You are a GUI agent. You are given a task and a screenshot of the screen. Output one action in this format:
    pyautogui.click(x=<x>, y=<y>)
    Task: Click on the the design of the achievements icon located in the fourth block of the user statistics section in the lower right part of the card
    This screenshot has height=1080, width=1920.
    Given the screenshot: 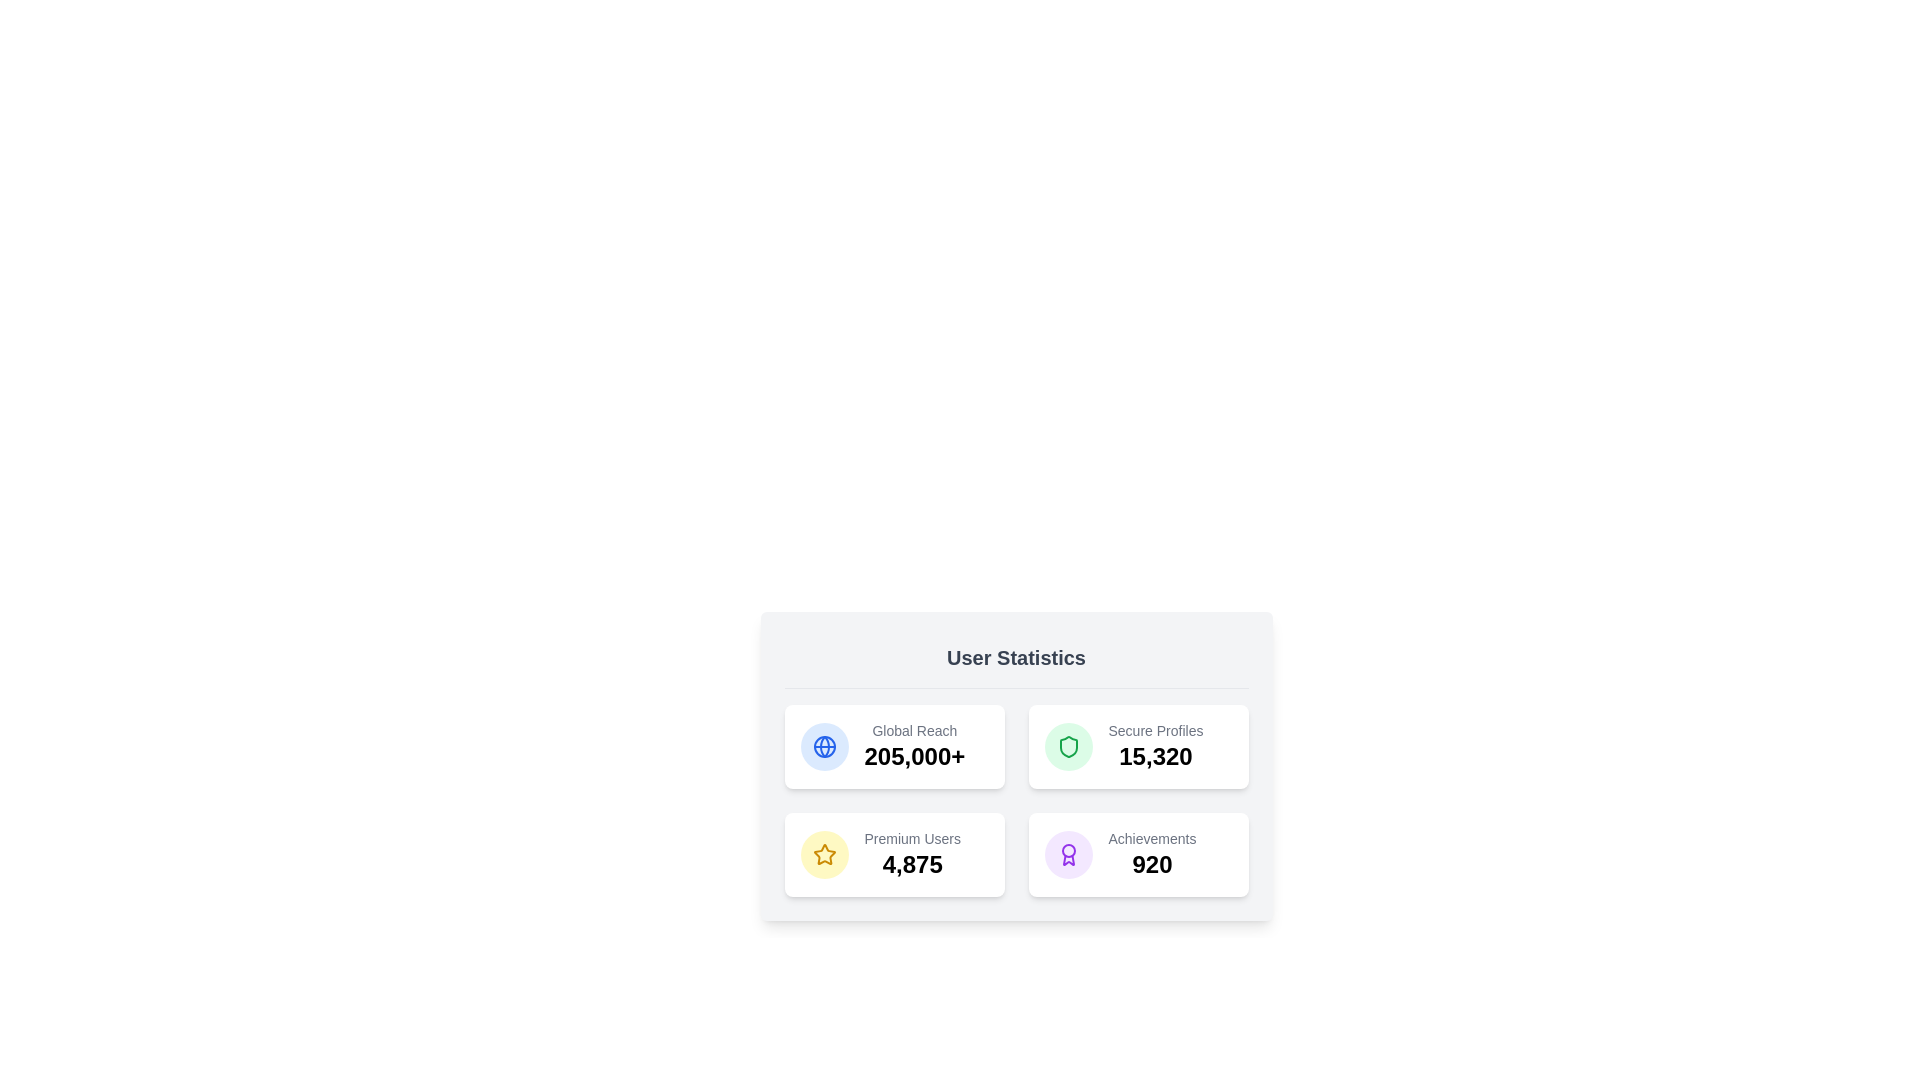 What is the action you would take?
    pyautogui.click(x=824, y=854)
    